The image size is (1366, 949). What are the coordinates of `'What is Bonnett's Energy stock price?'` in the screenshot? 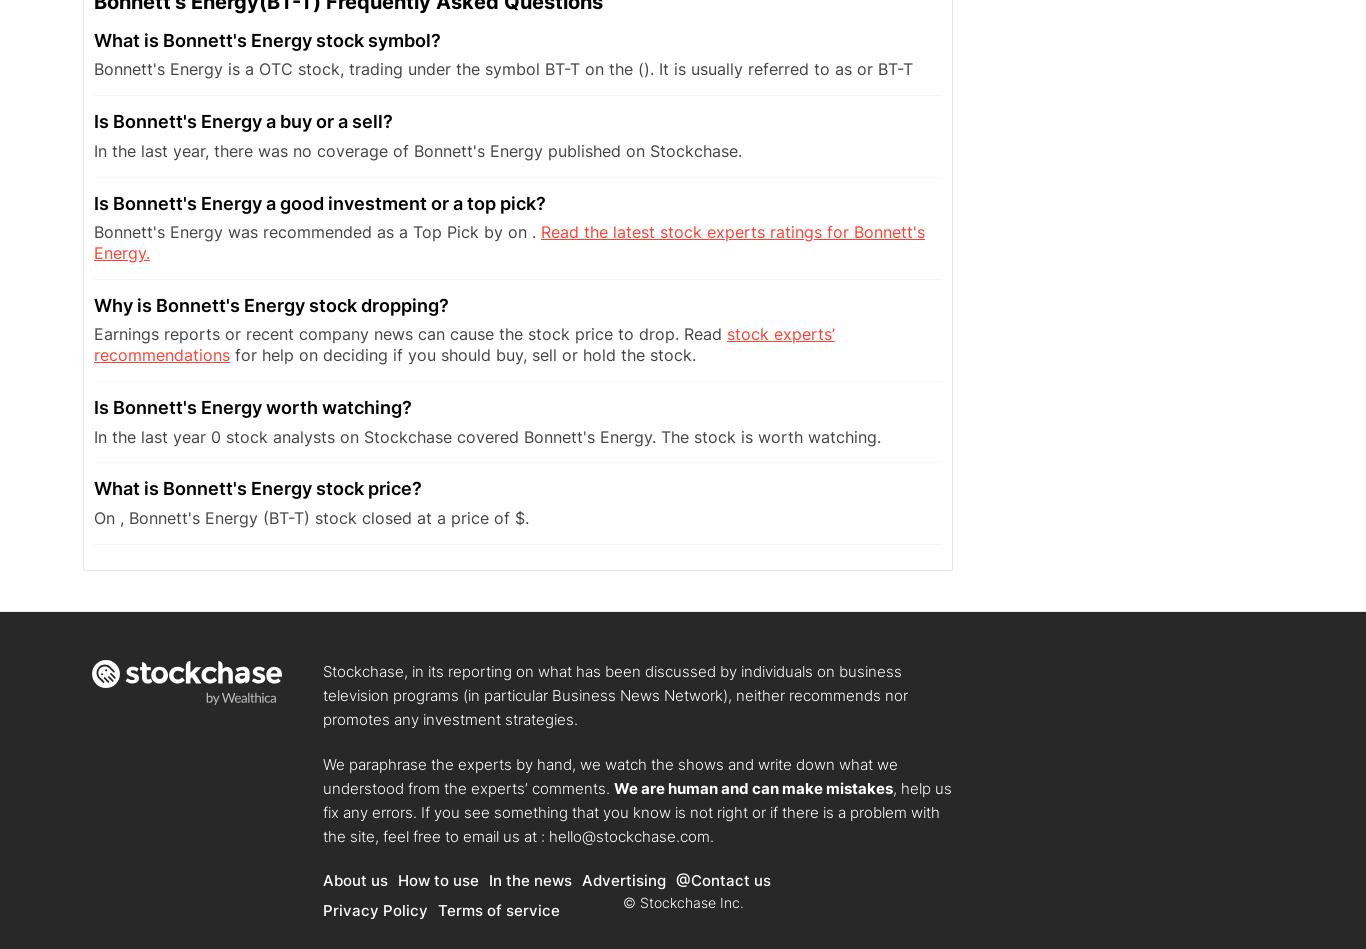 It's located at (258, 487).